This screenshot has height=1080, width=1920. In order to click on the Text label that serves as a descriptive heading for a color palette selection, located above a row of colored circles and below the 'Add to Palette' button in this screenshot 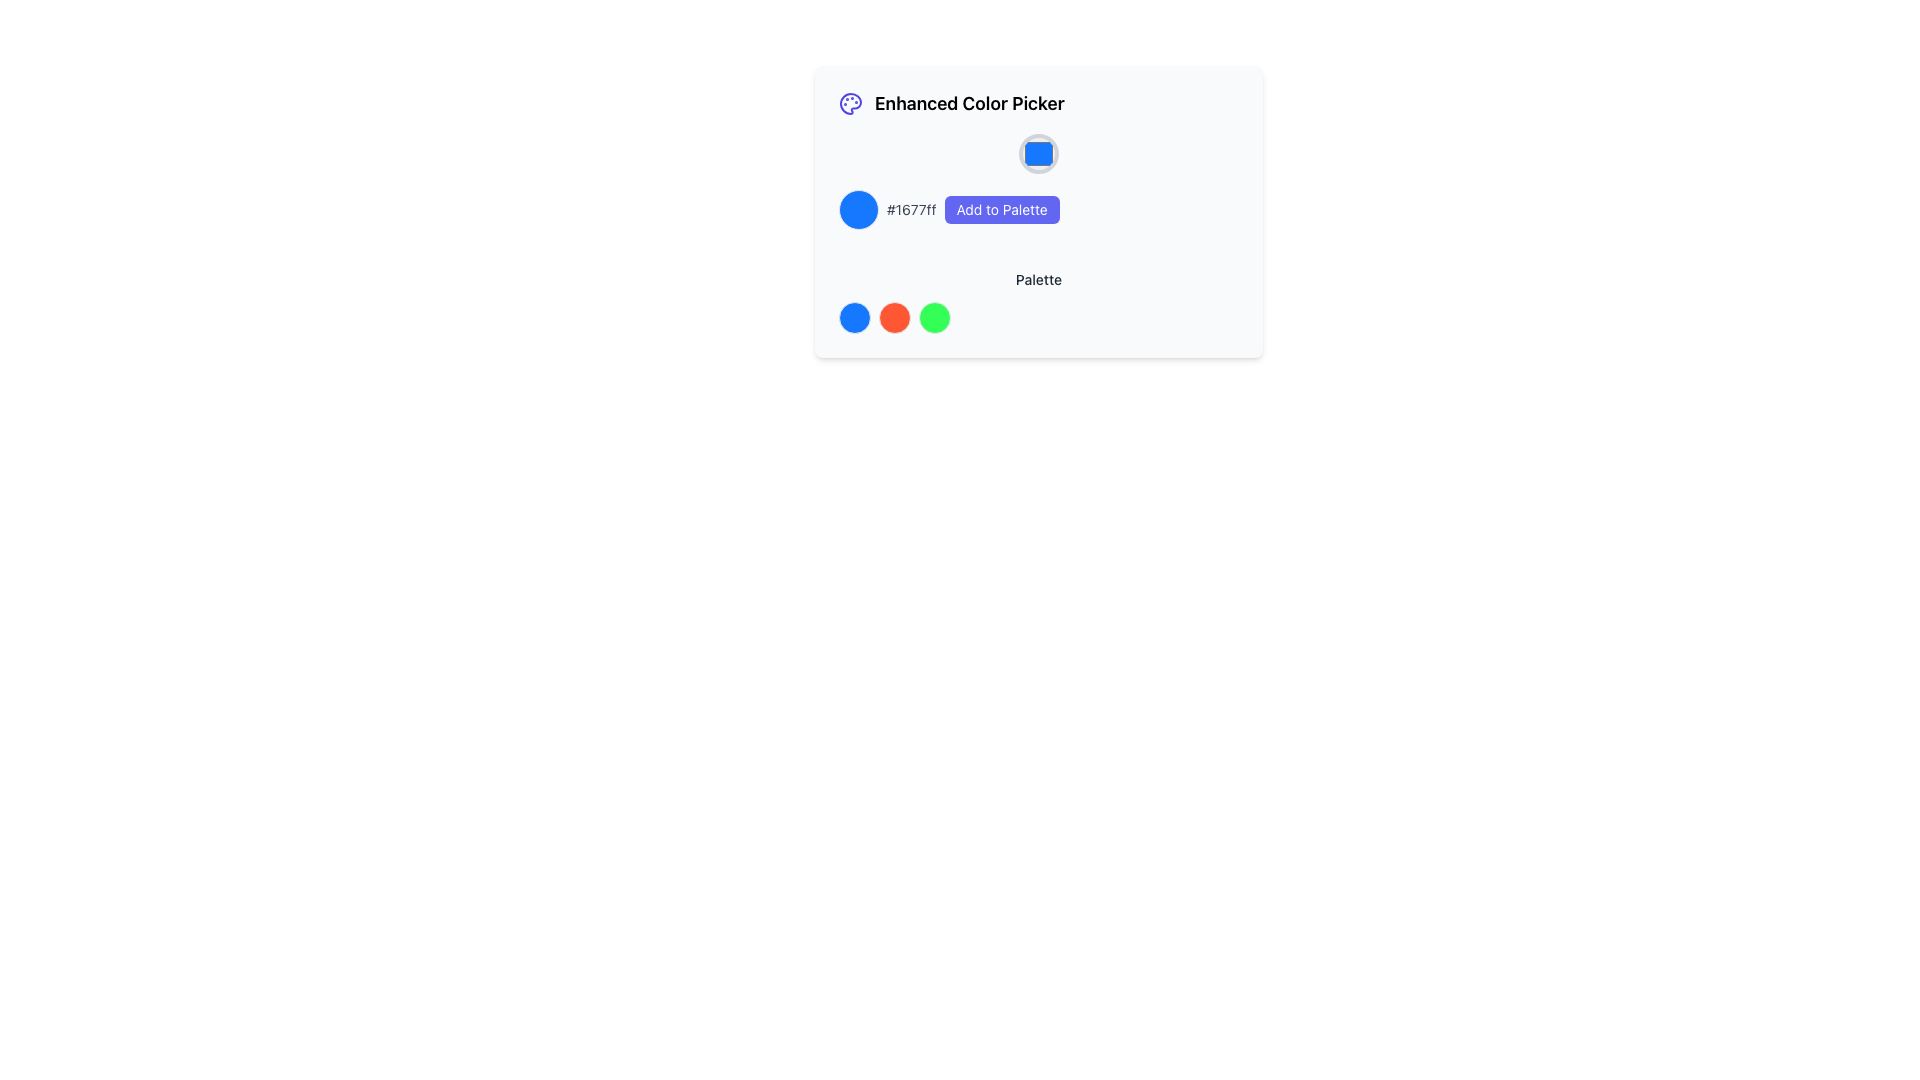, I will do `click(1038, 280)`.